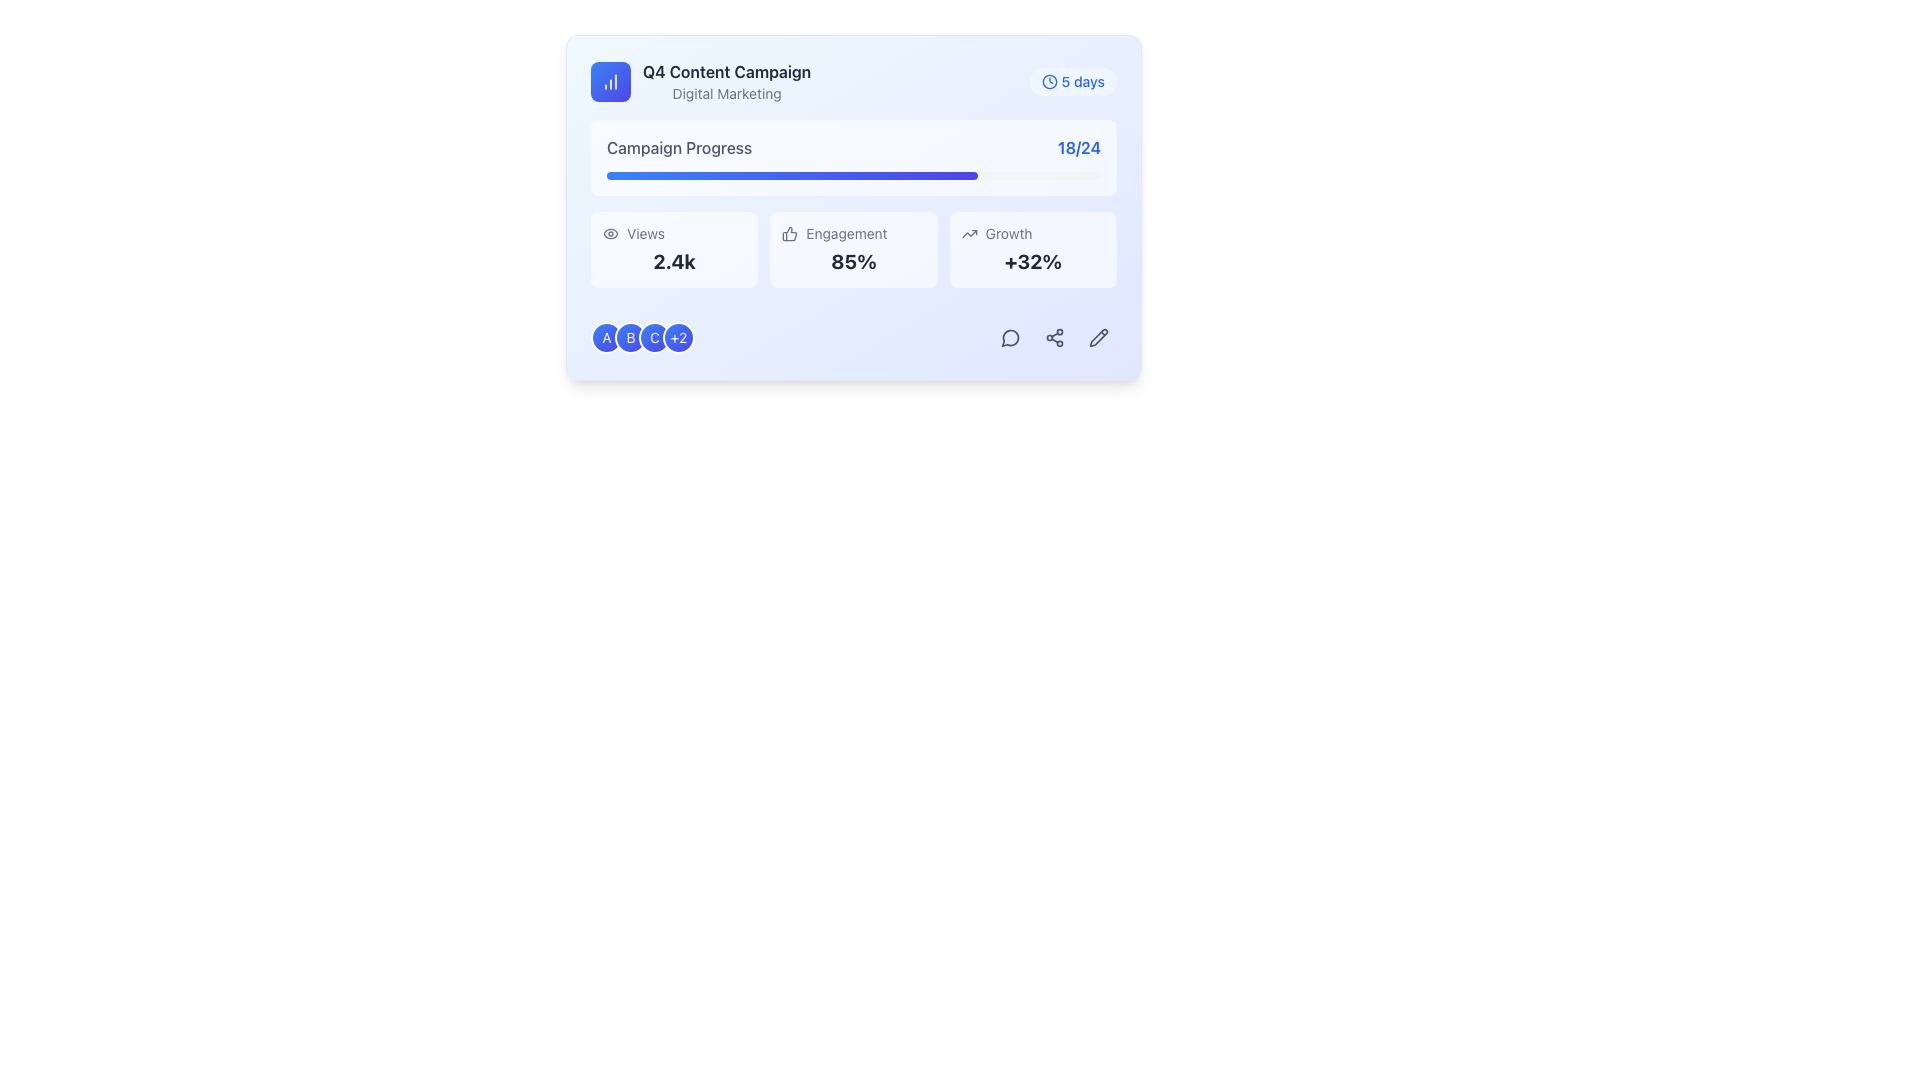  Describe the element at coordinates (1011, 337) in the screenshot. I see `the speech bubble icon button to observe the hover effect of a semi-transparent white background and blue text color` at that location.